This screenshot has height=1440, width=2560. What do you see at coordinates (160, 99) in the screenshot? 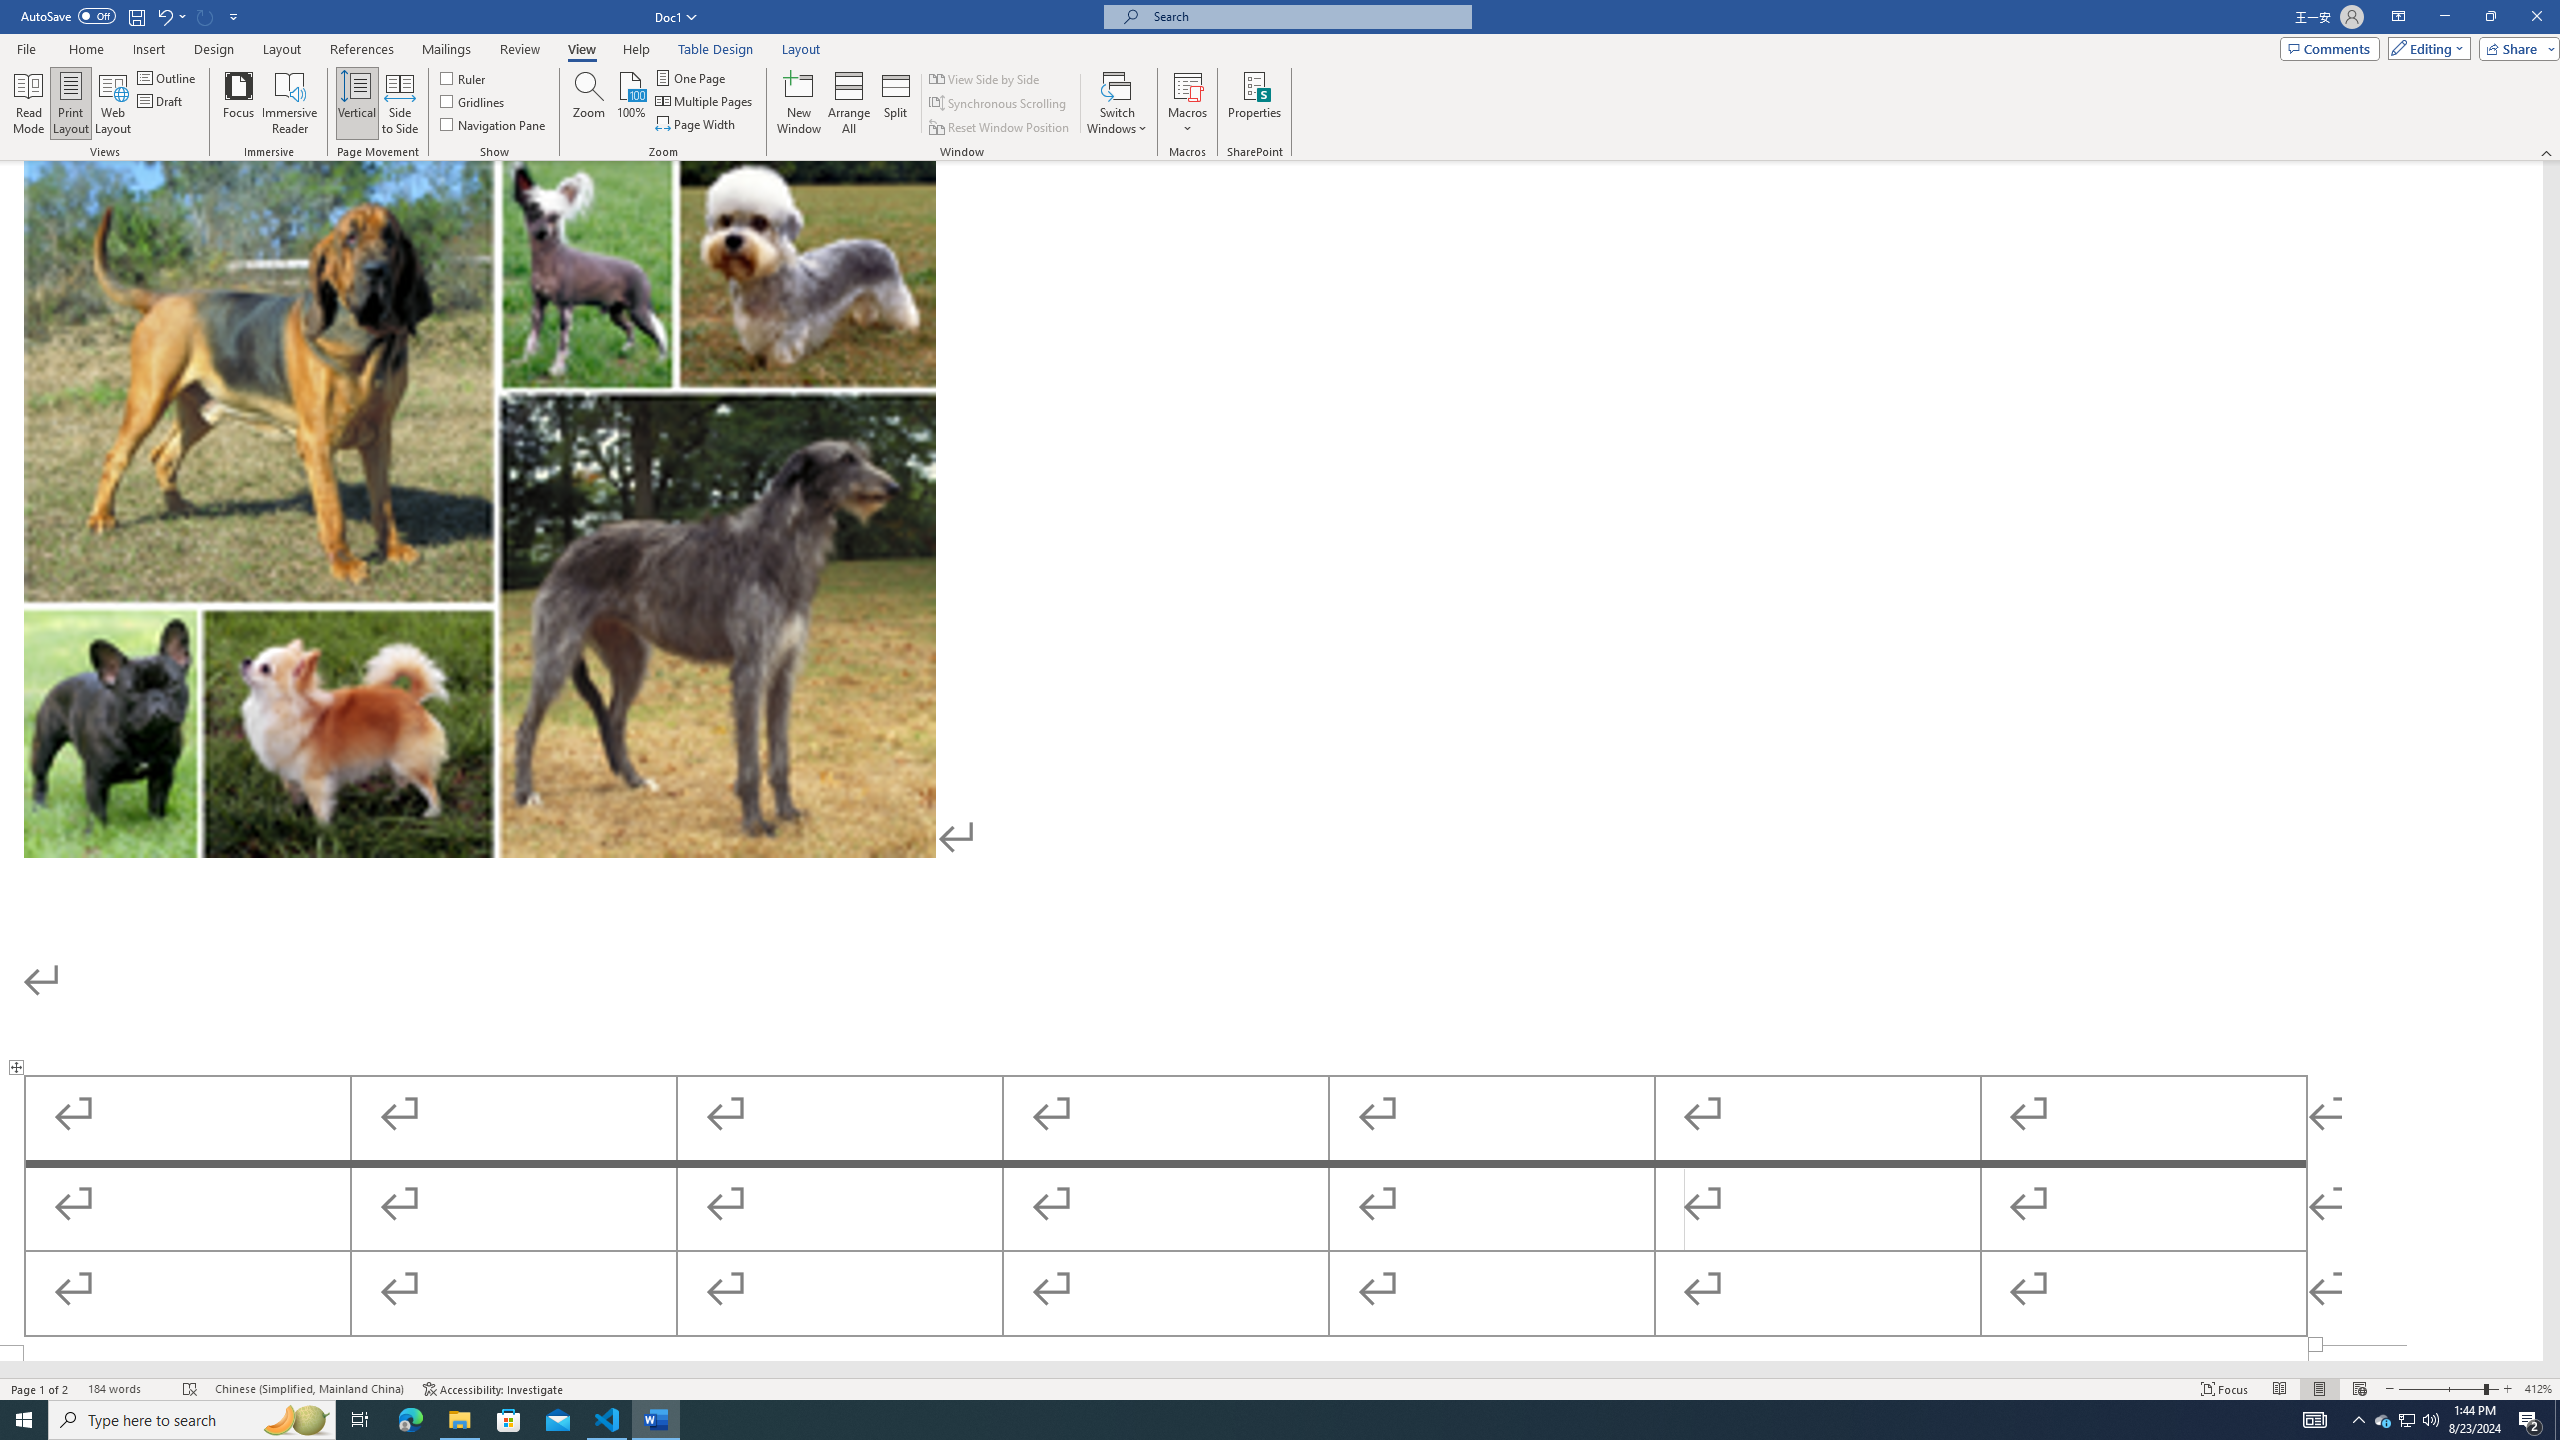
I see `'Draft'` at bounding box center [160, 99].